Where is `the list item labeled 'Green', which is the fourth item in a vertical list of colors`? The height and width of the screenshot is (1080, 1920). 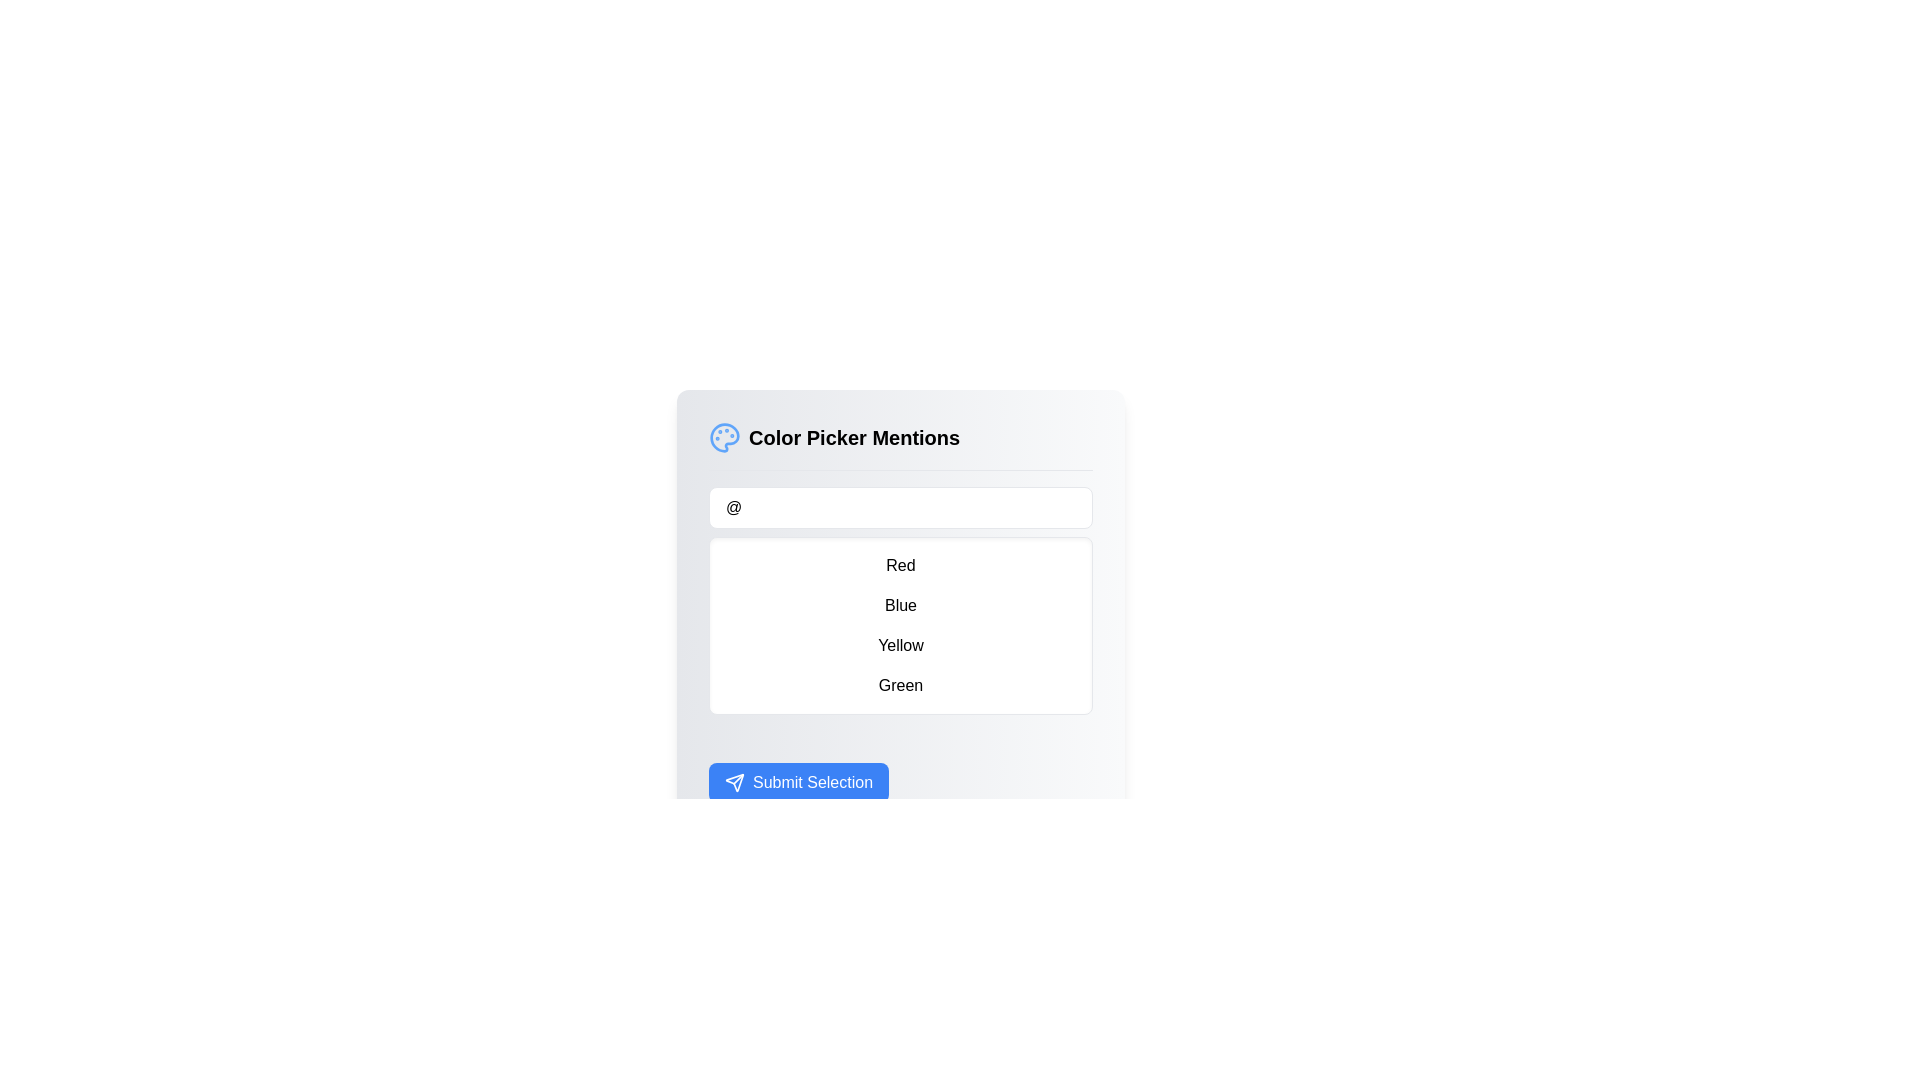
the list item labeled 'Green', which is the fourth item in a vertical list of colors is located at coordinates (900, 685).